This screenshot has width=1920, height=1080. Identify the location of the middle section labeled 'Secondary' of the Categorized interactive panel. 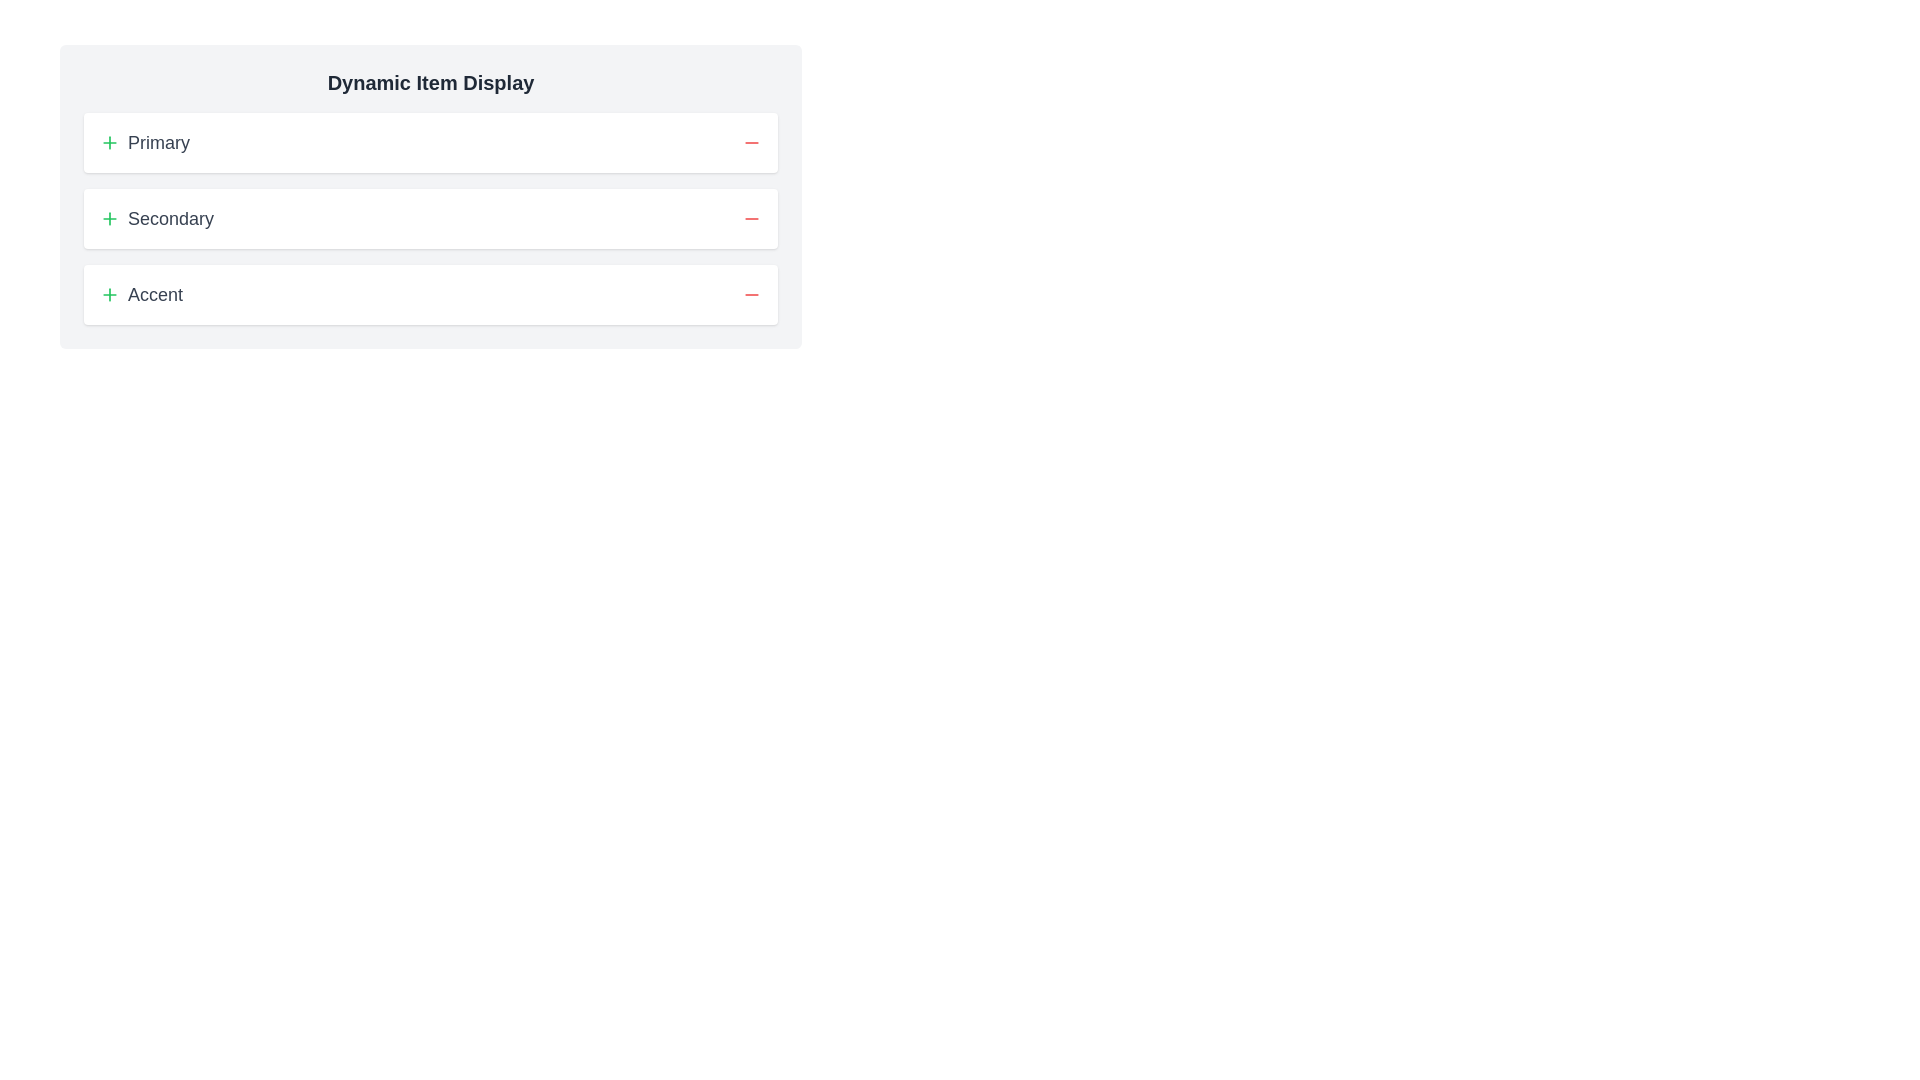
(430, 213).